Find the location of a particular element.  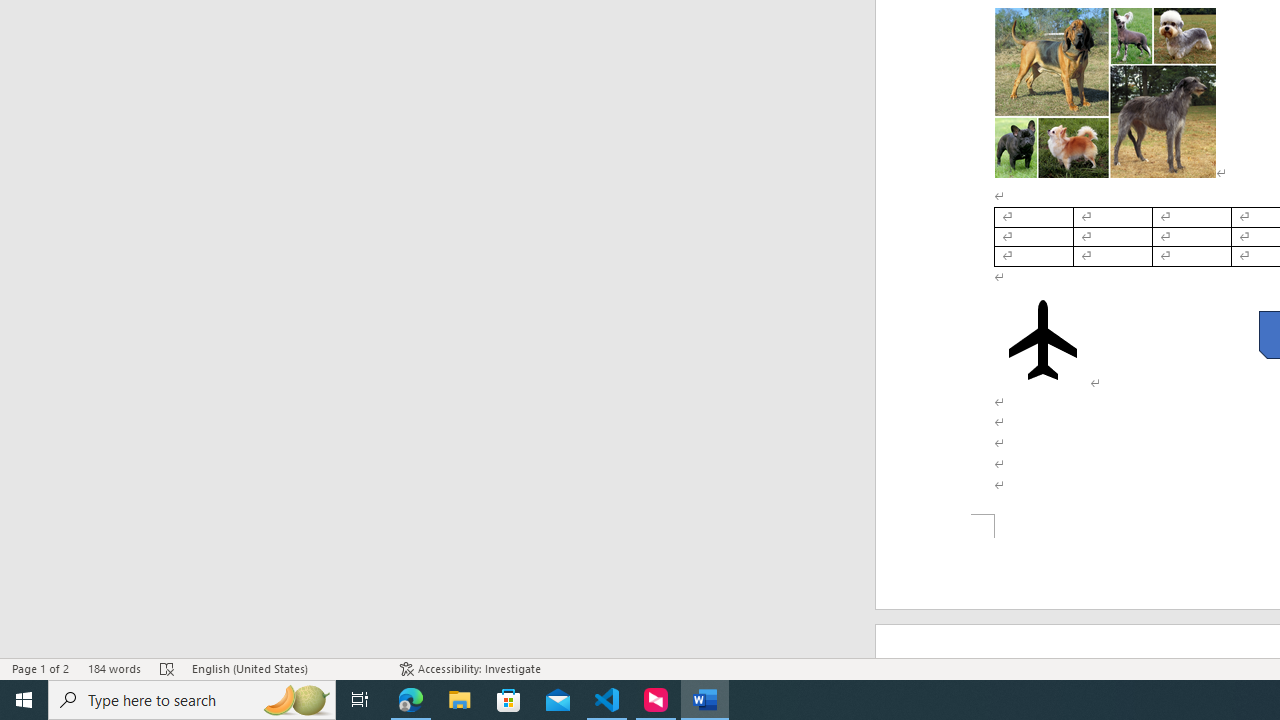

'Page Number Page 1 of 2' is located at coordinates (40, 669).